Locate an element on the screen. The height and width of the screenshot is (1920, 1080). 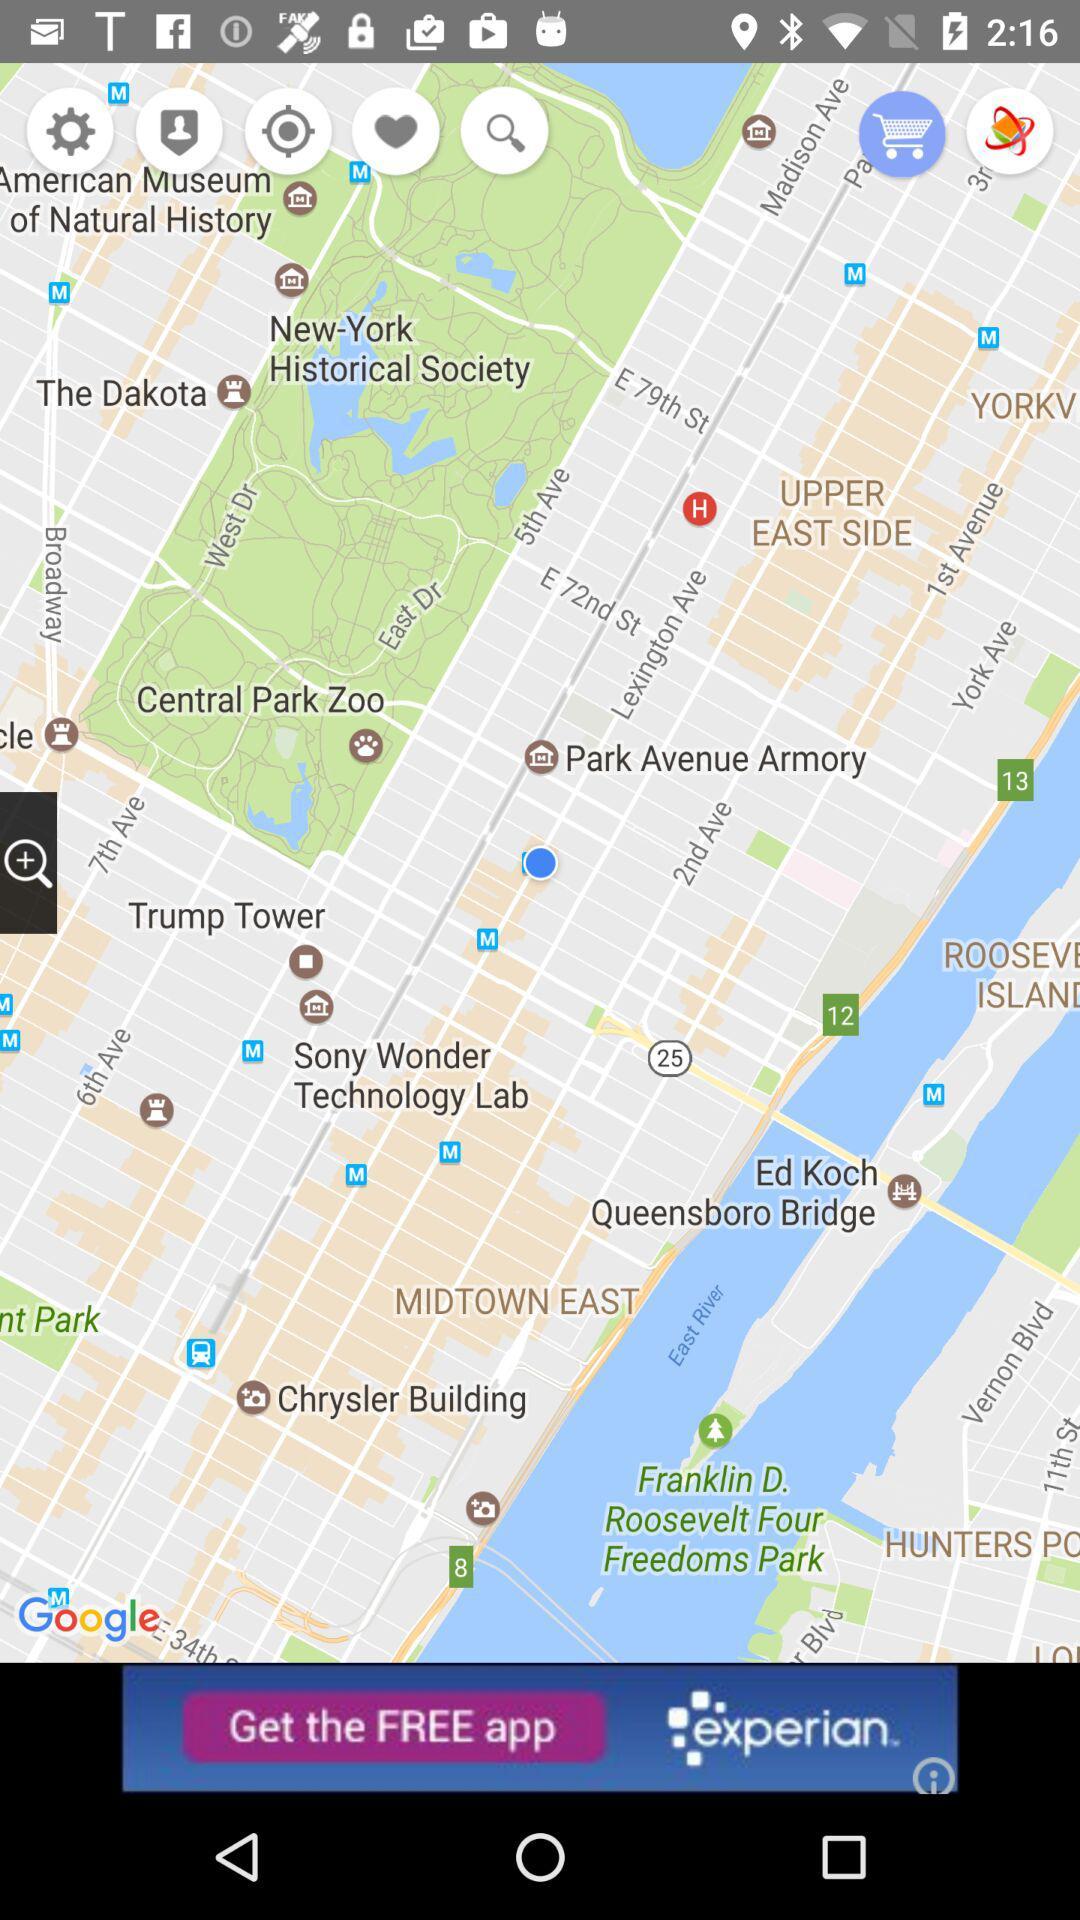
purchase is located at coordinates (902, 135).